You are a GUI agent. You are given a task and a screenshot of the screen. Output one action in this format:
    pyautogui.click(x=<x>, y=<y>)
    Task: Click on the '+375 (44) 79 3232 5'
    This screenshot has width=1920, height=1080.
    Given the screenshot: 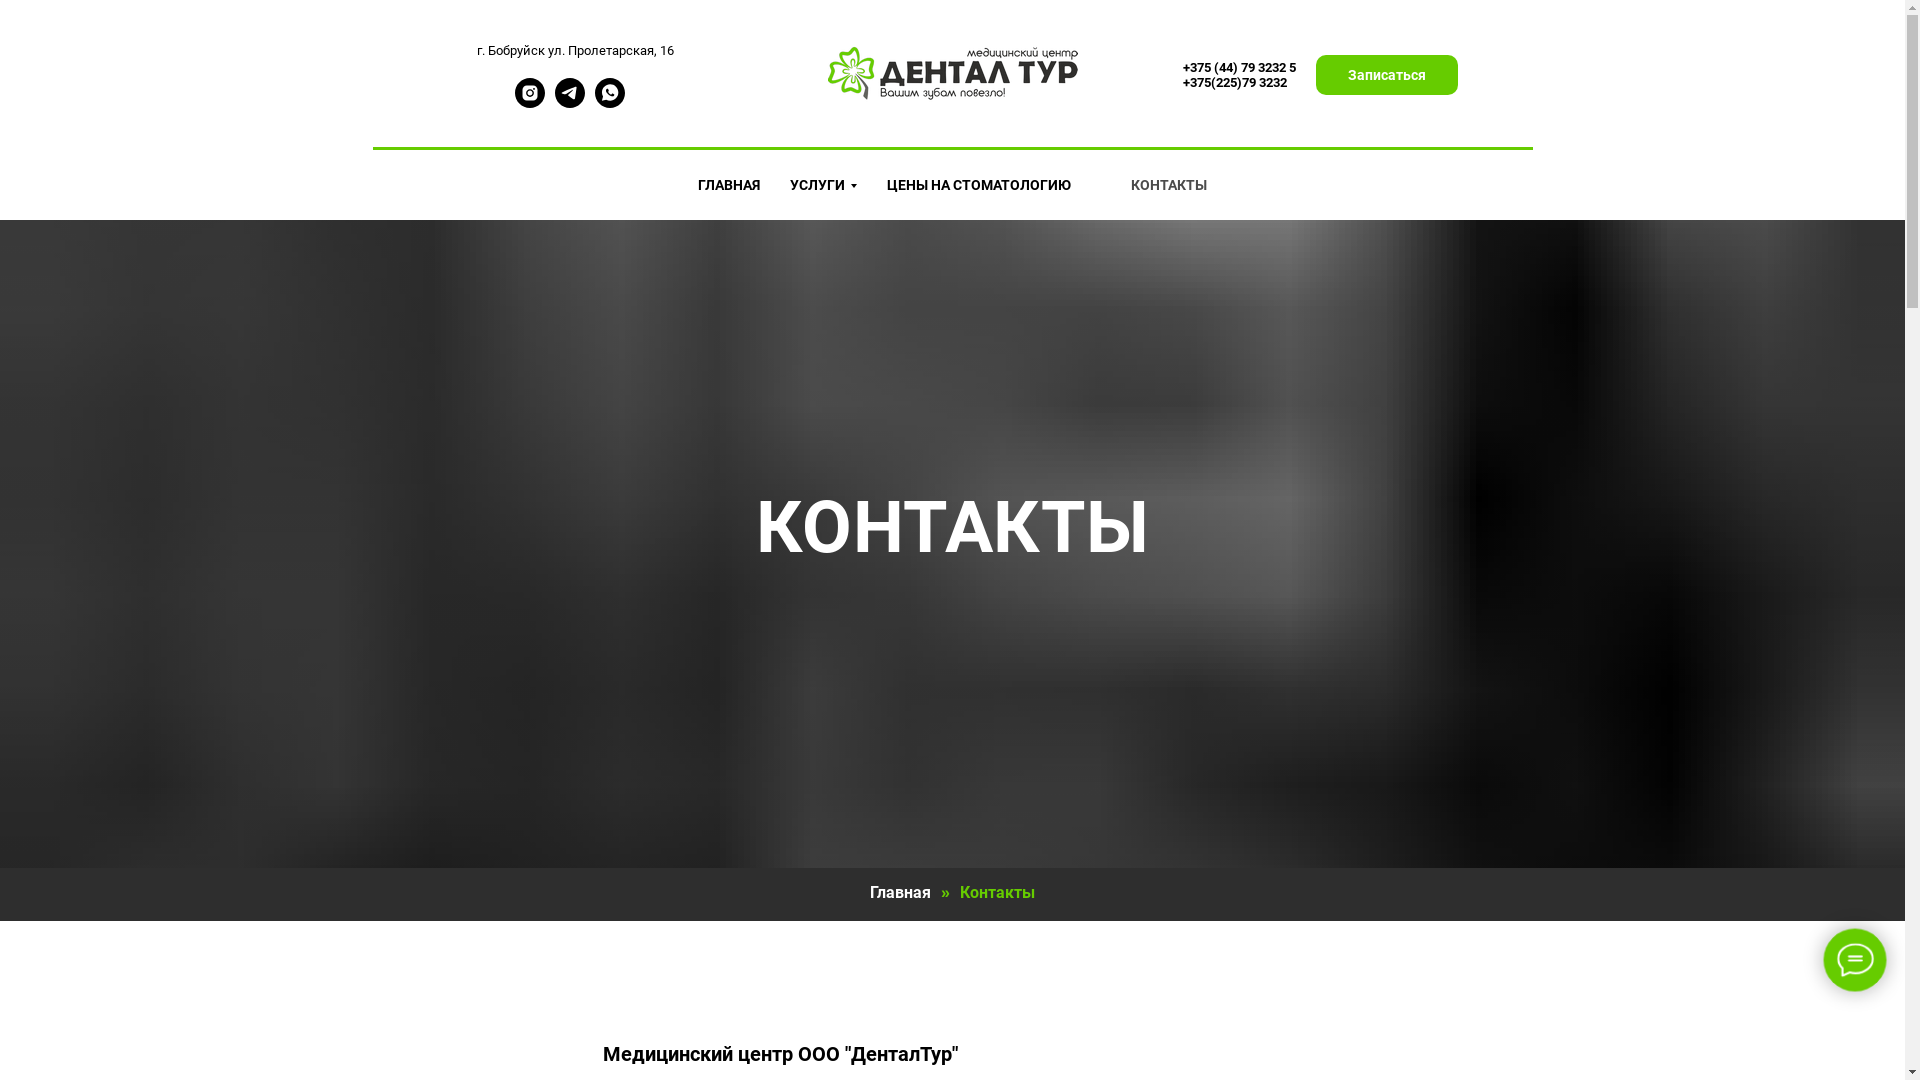 What is the action you would take?
    pyautogui.click(x=1237, y=66)
    